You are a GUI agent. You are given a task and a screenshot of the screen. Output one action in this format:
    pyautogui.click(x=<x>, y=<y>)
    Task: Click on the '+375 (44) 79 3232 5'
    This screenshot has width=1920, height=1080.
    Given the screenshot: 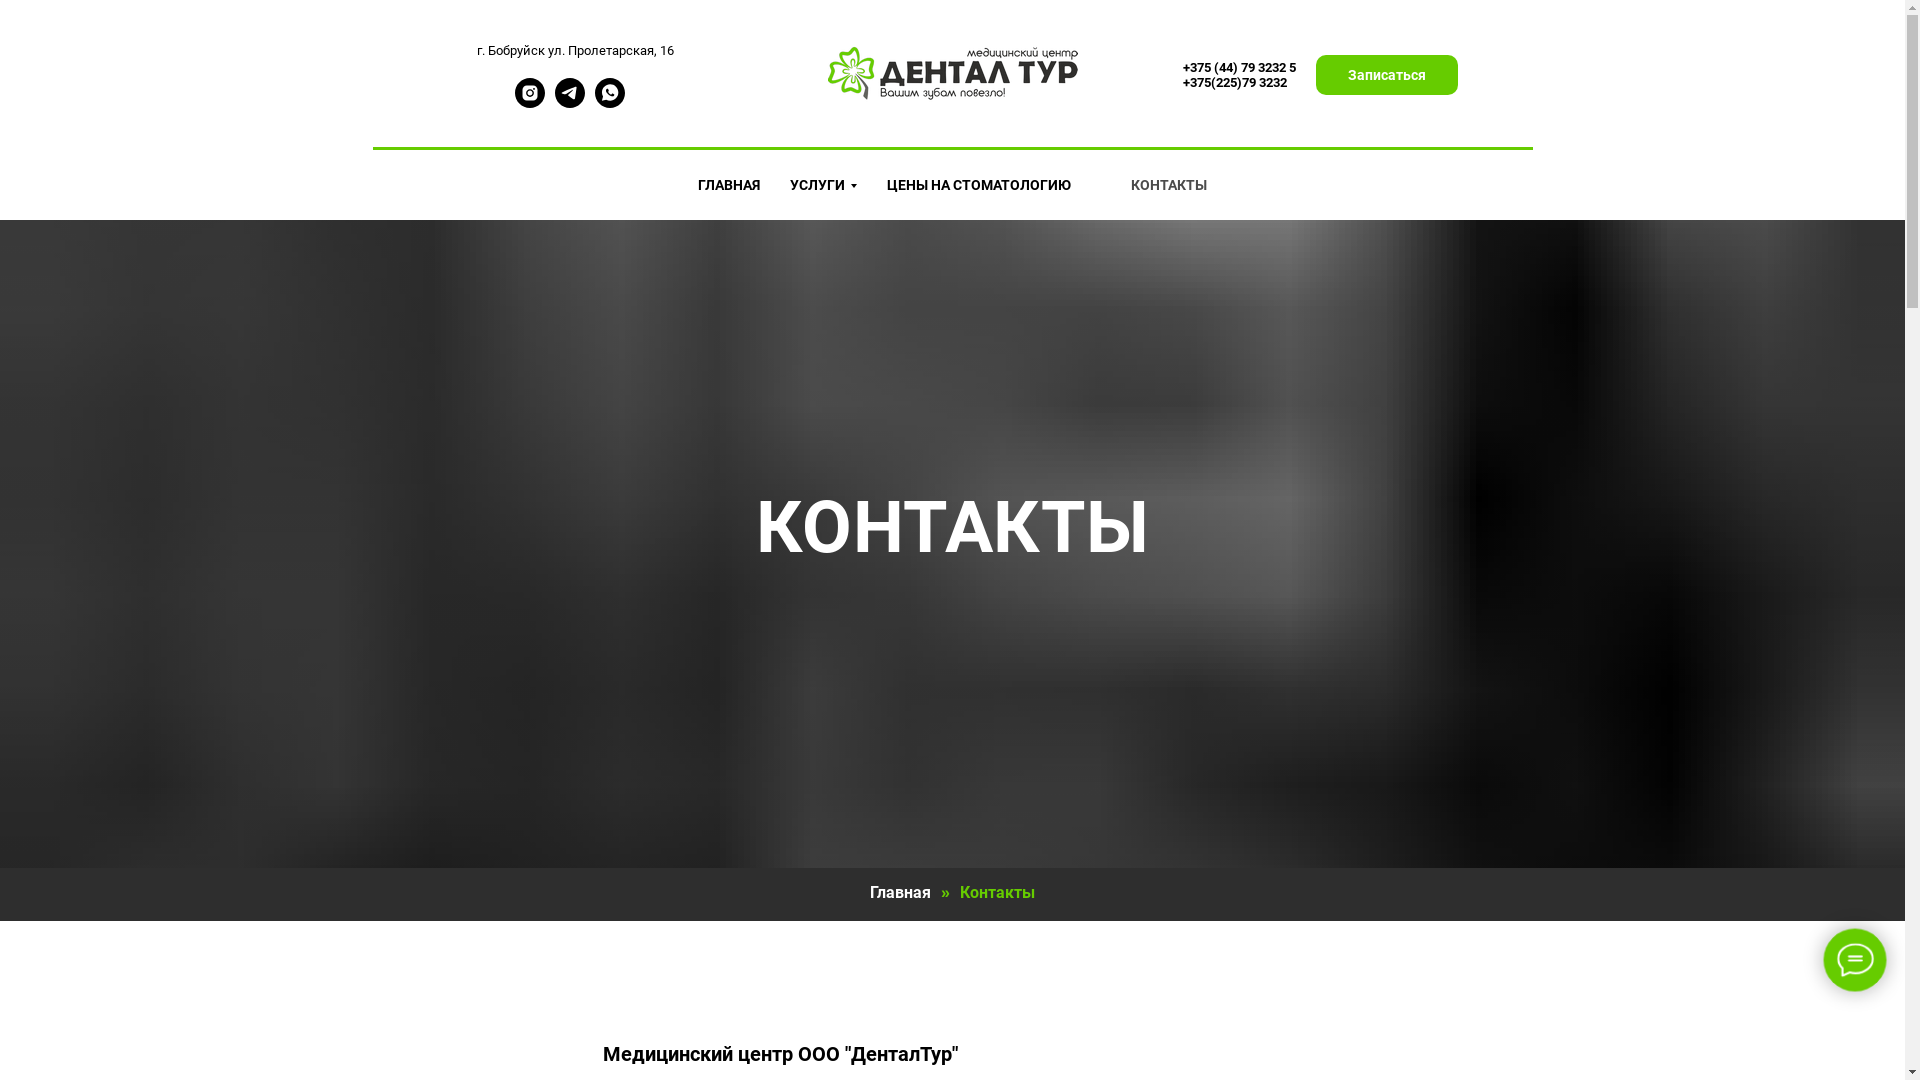 What is the action you would take?
    pyautogui.click(x=1237, y=66)
    